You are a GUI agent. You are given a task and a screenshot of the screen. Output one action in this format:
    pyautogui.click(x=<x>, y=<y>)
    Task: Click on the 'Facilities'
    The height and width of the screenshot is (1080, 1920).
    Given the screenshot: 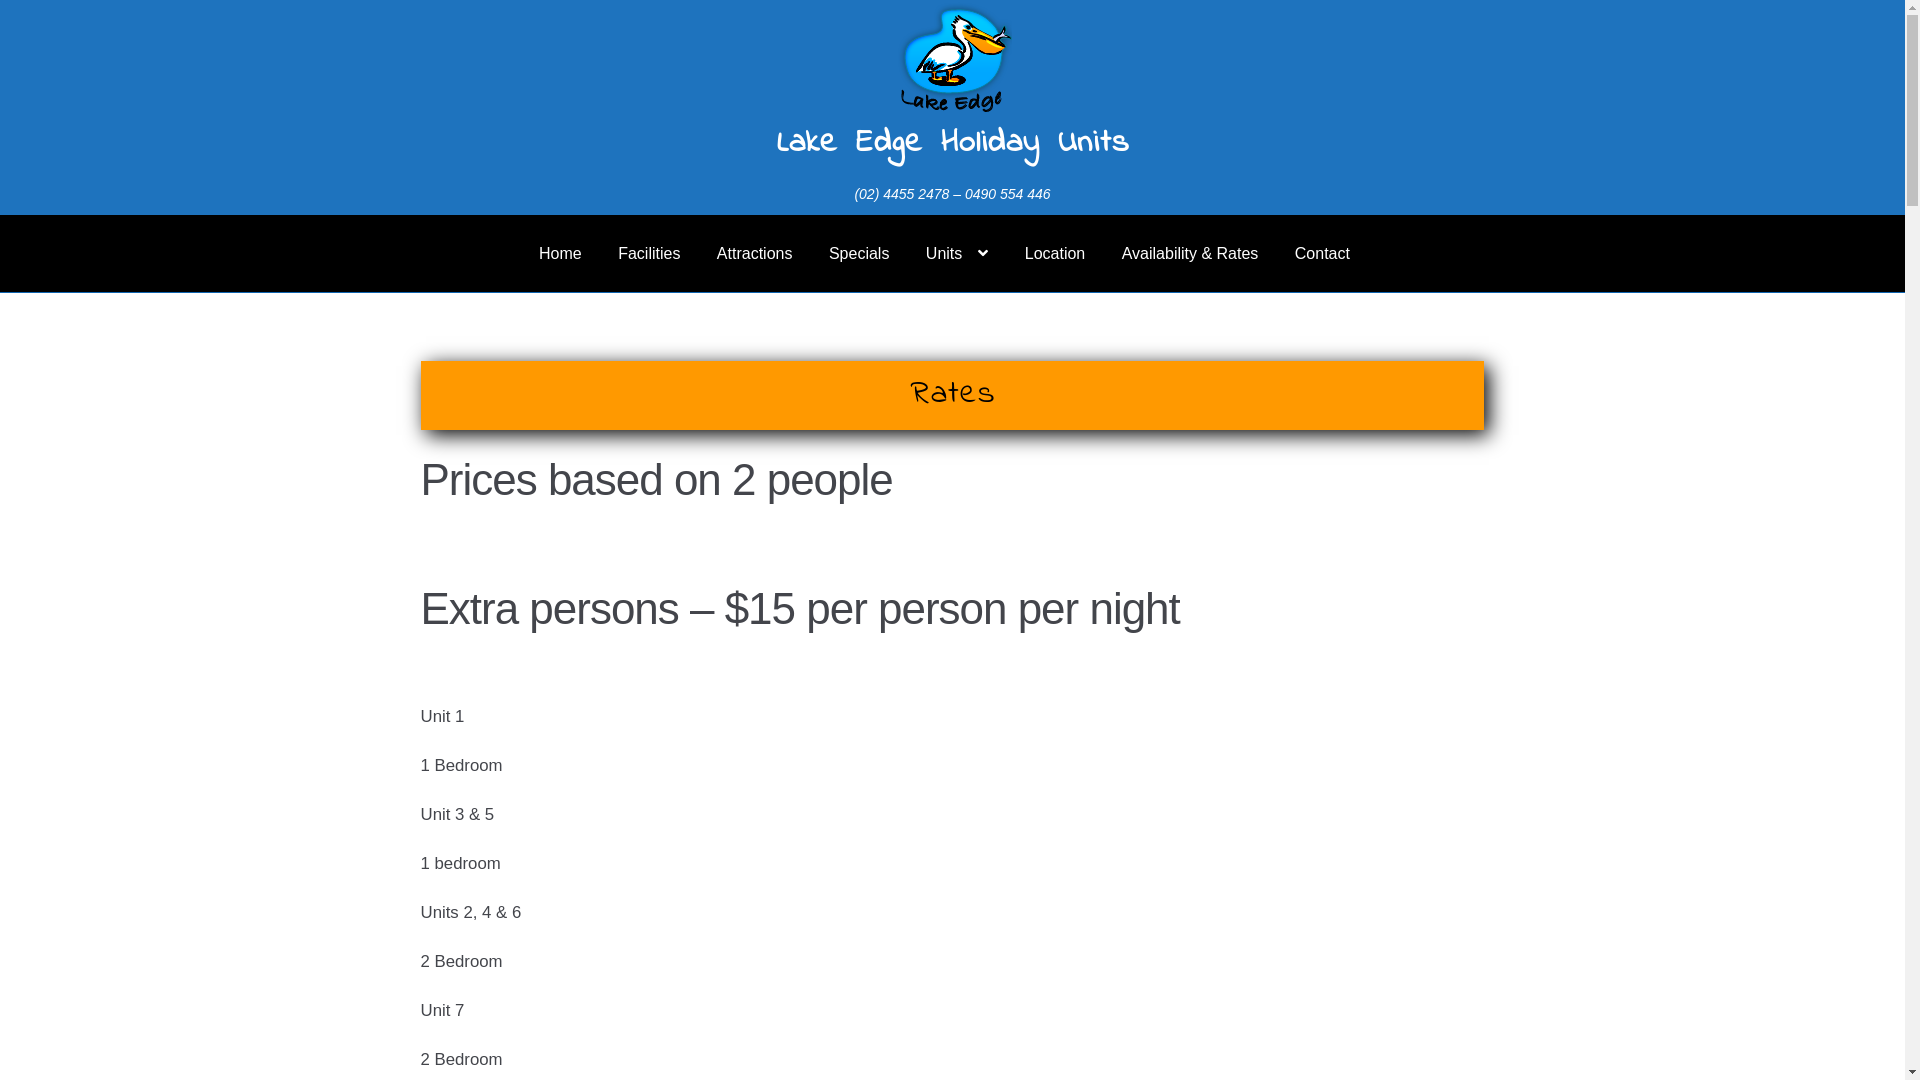 What is the action you would take?
    pyautogui.click(x=648, y=253)
    